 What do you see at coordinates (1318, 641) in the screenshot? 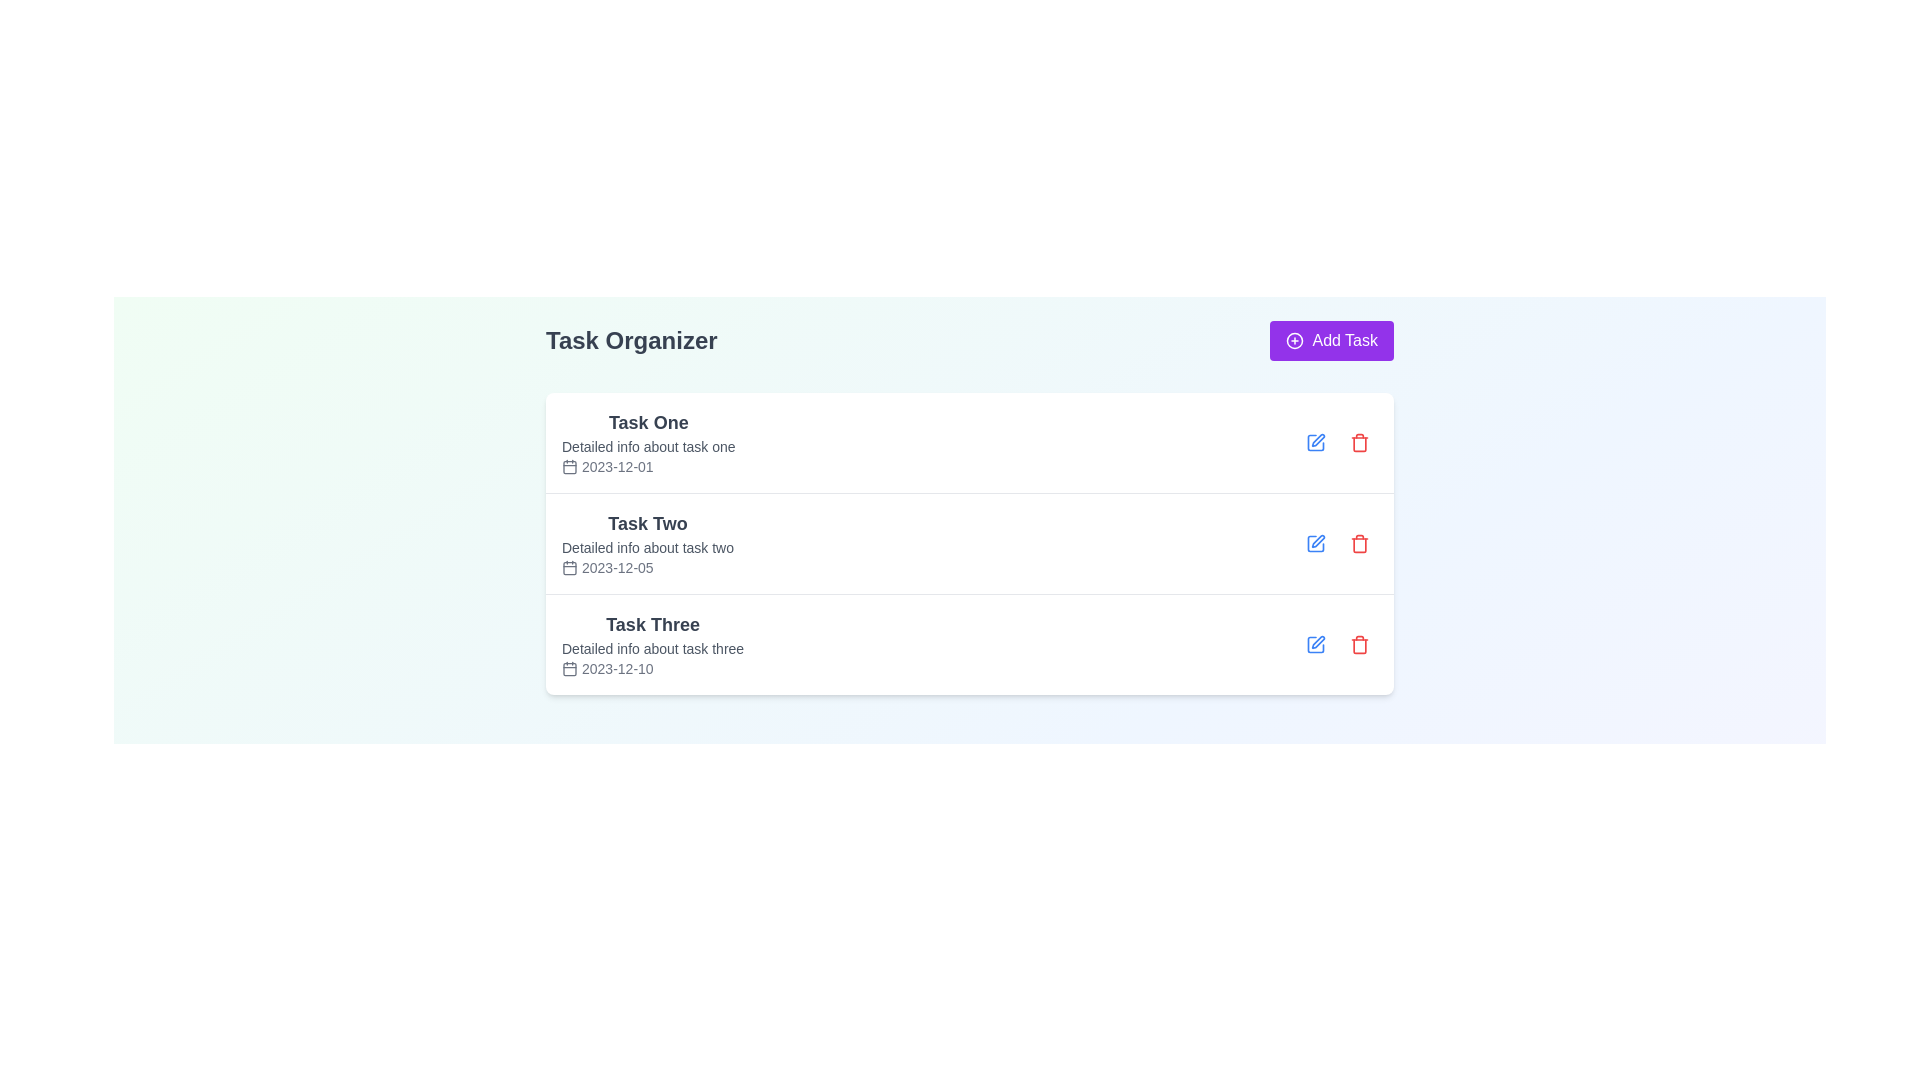
I see `the pencil-shaped edit icon located adjacent to the textual information of Task Three to initiate editing` at bounding box center [1318, 641].